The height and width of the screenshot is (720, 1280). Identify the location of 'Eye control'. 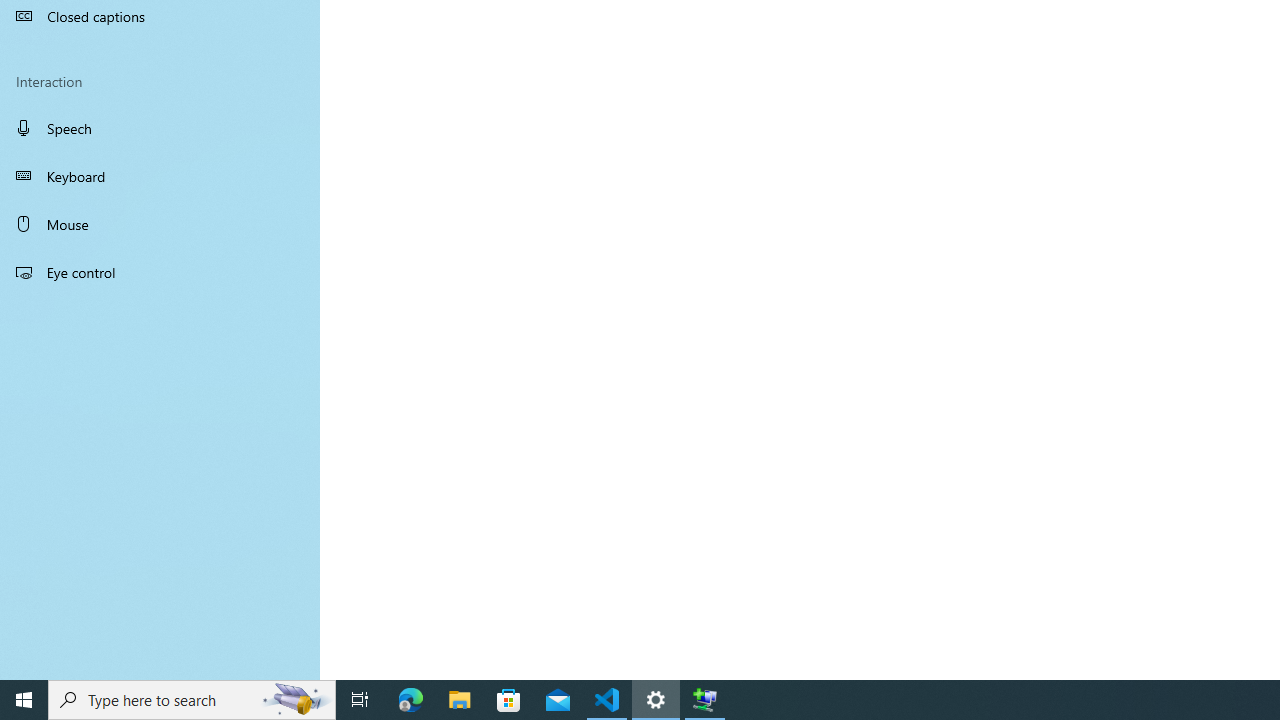
(160, 271).